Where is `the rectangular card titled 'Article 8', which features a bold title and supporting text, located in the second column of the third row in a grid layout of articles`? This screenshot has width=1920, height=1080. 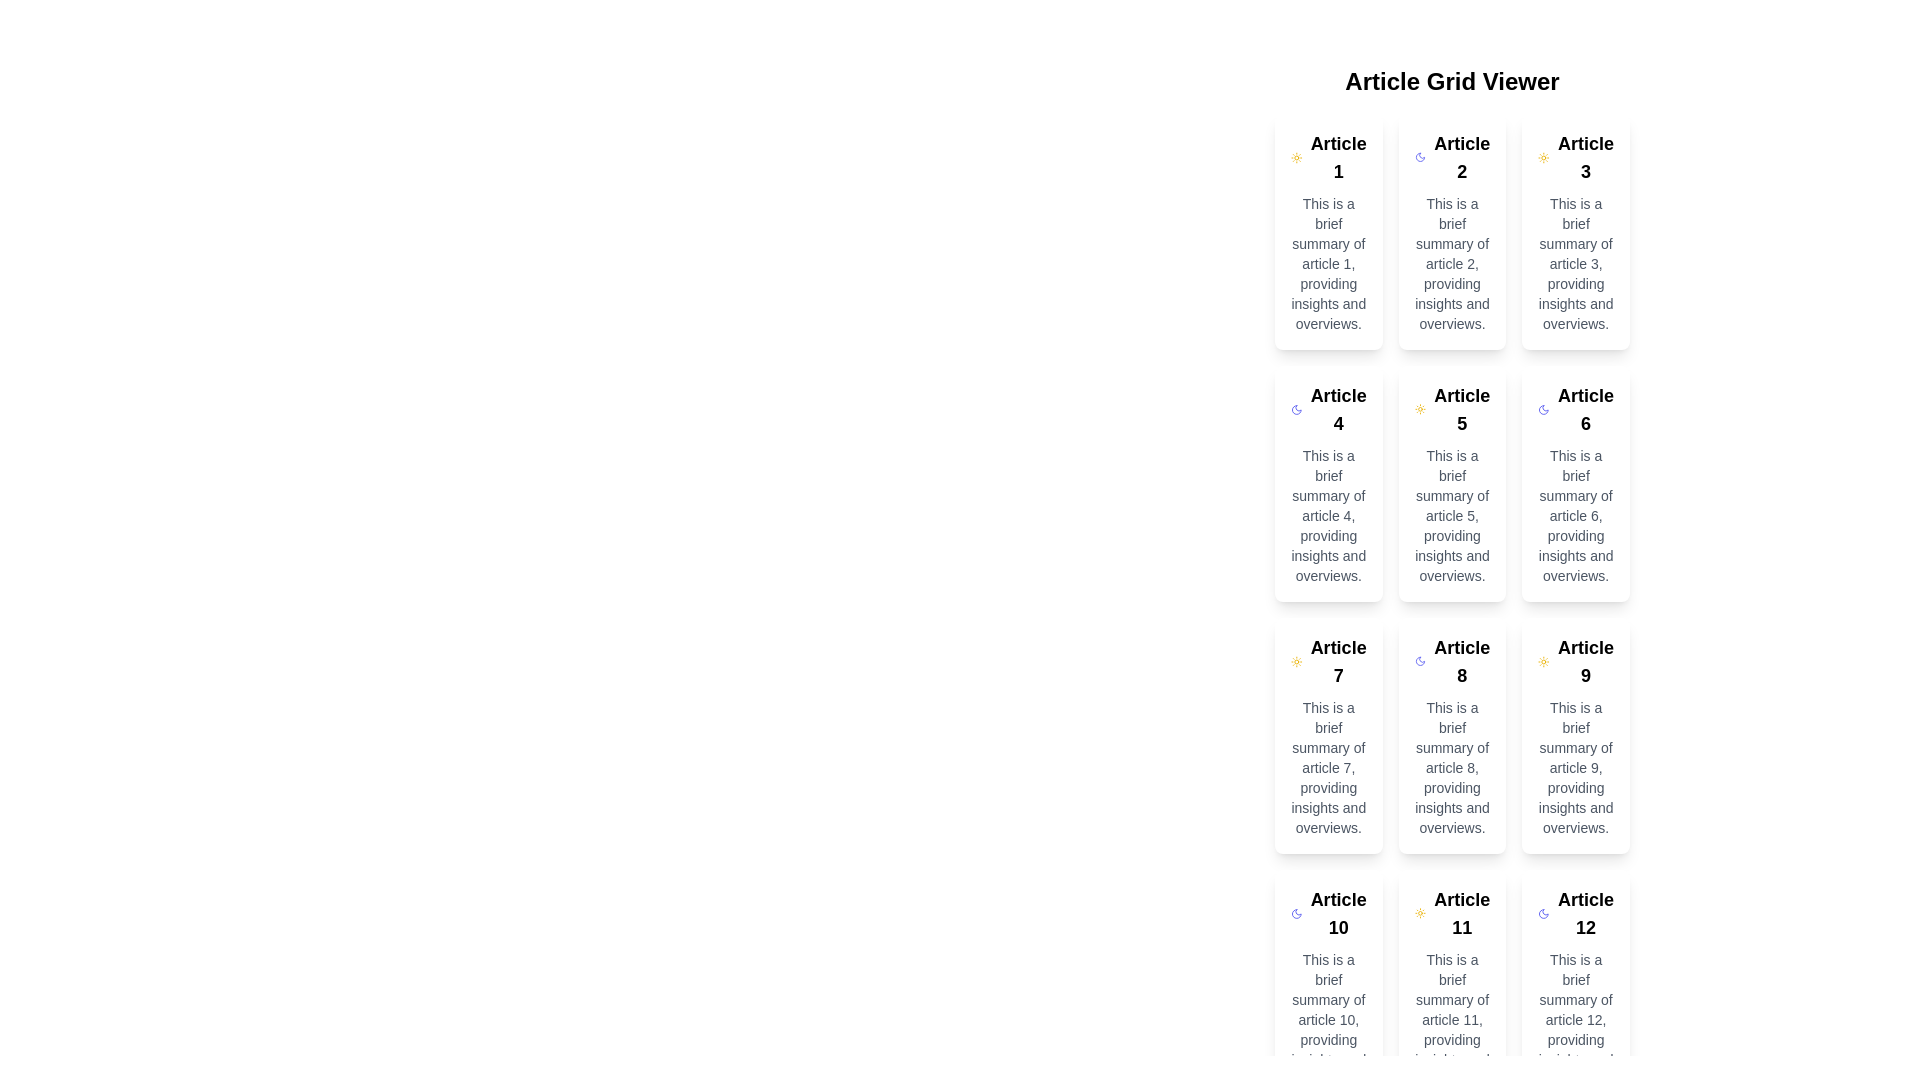 the rectangular card titled 'Article 8', which features a bold title and supporting text, located in the second column of the third row in a grid layout of articles is located at coordinates (1452, 736).